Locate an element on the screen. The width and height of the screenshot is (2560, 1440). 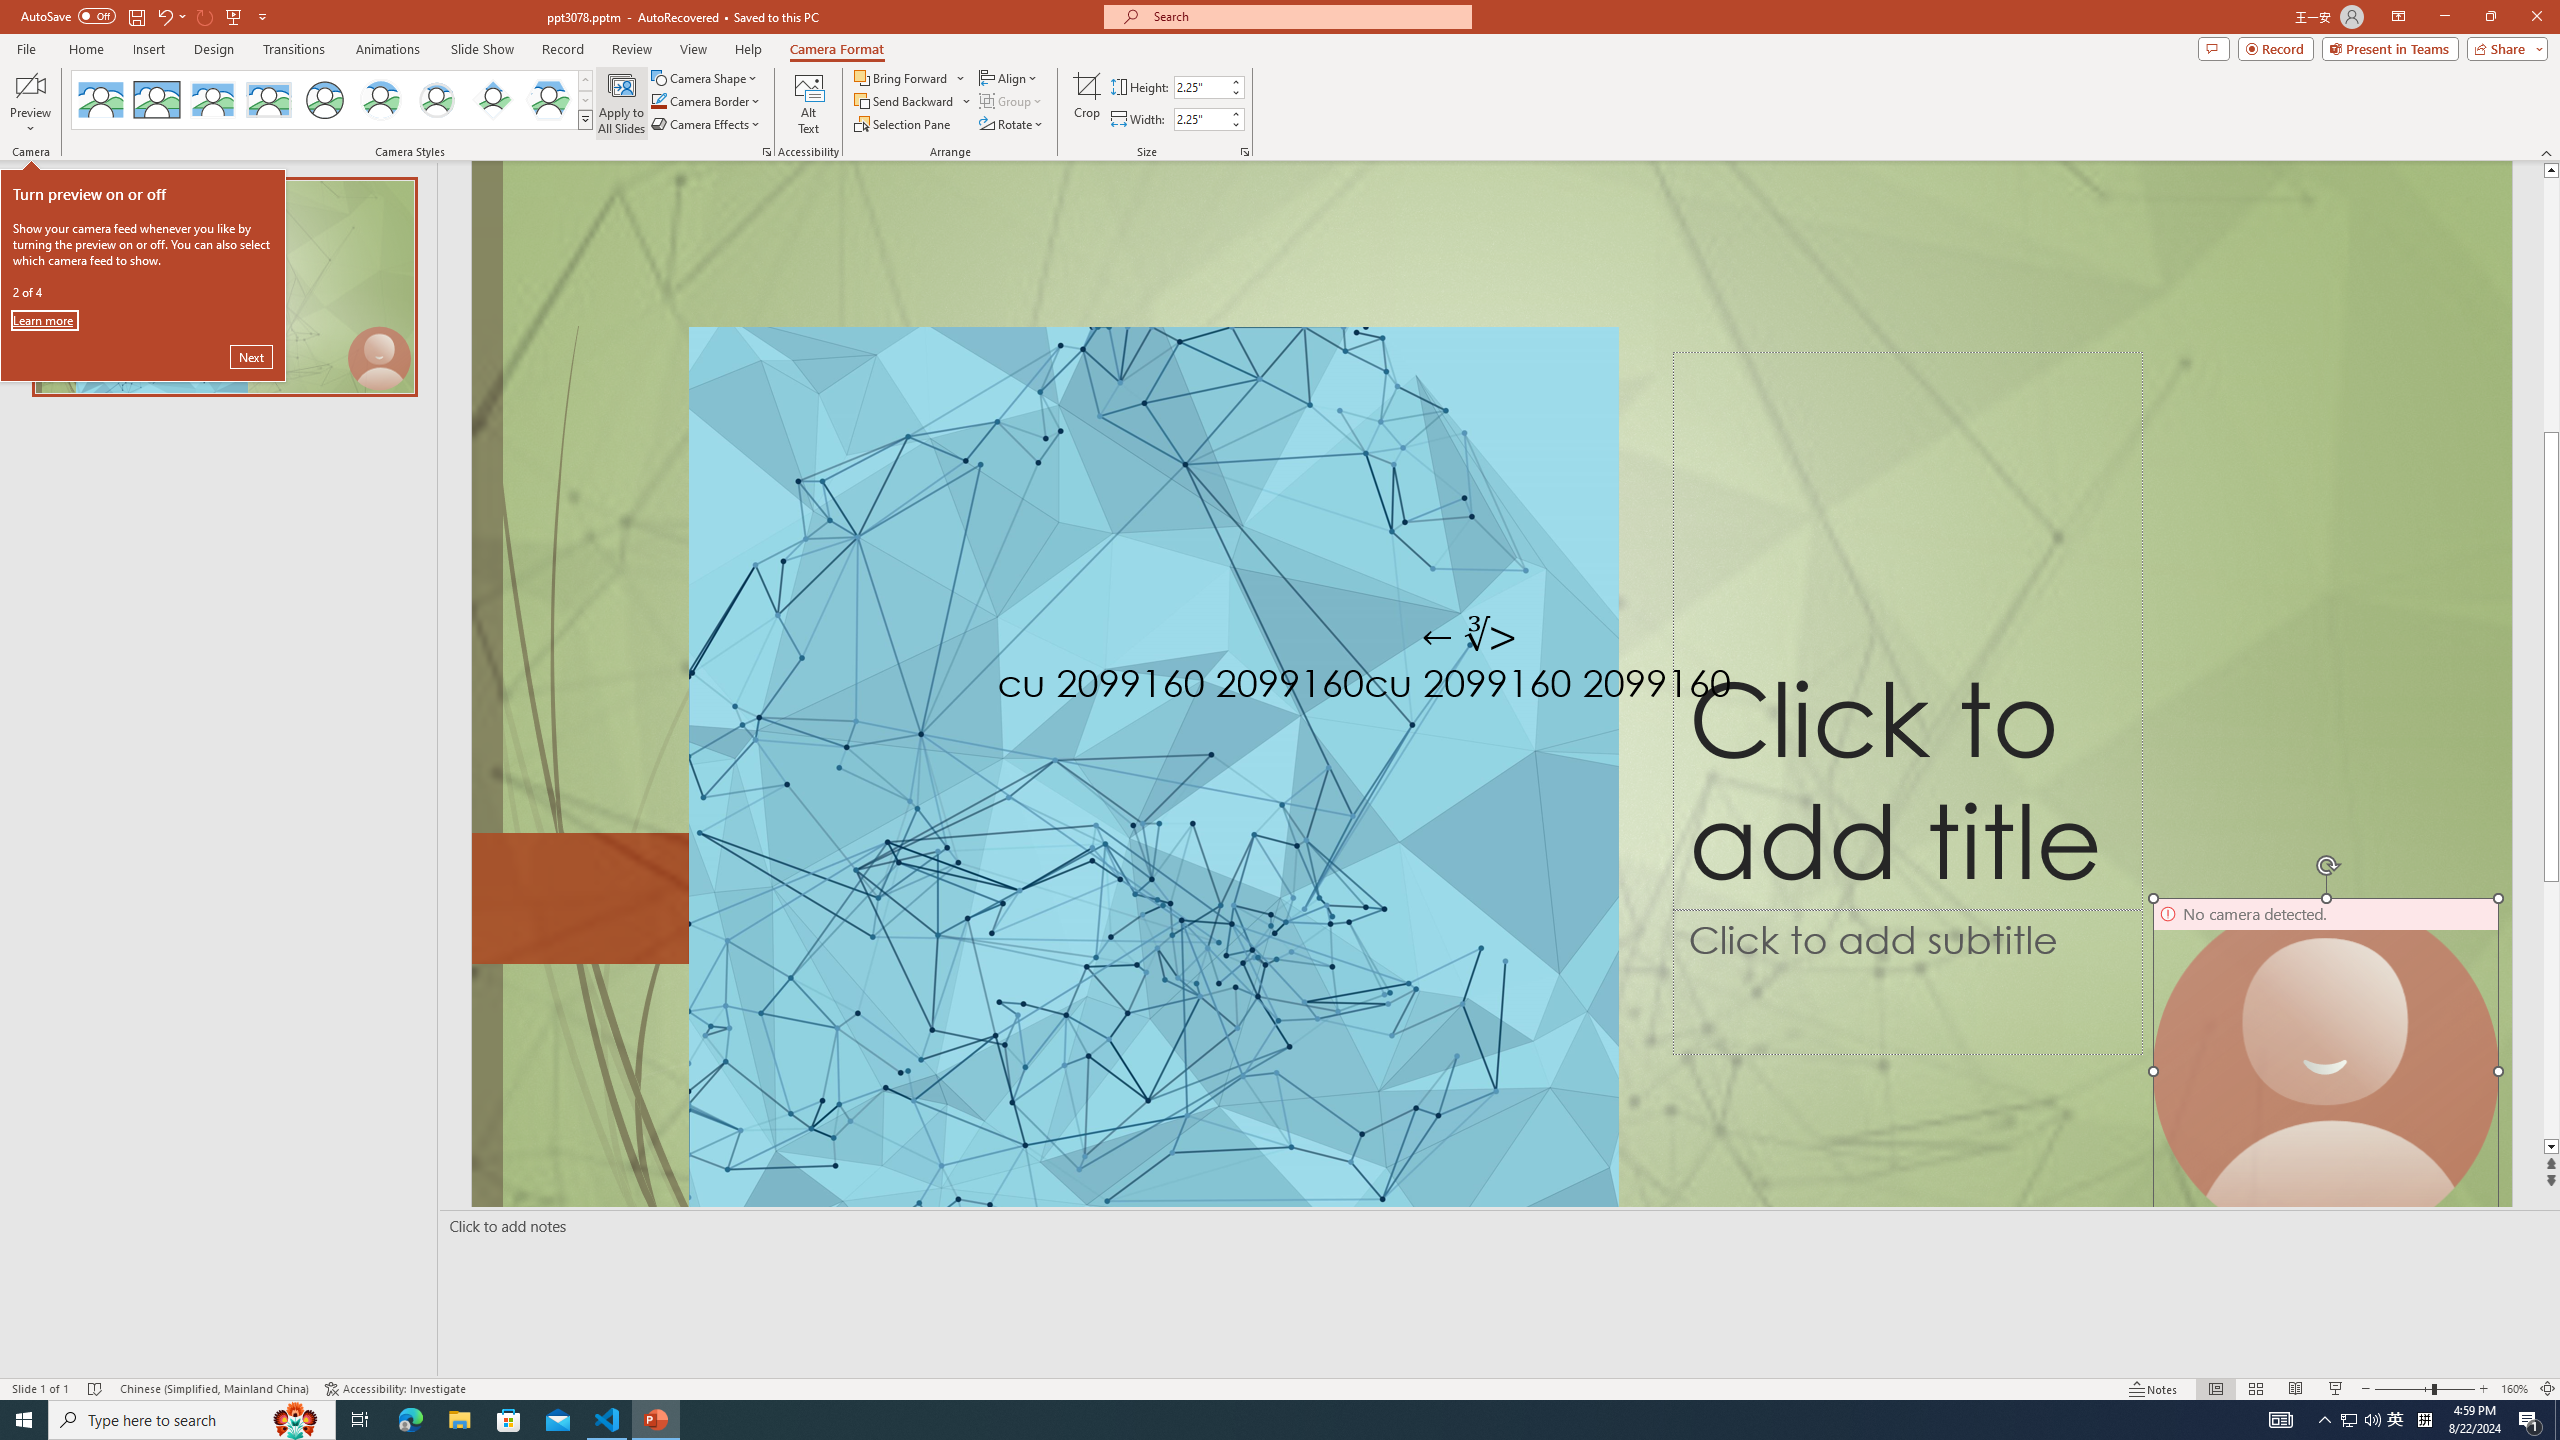
'Selection Pane...' is located at coordinates (902, 122).